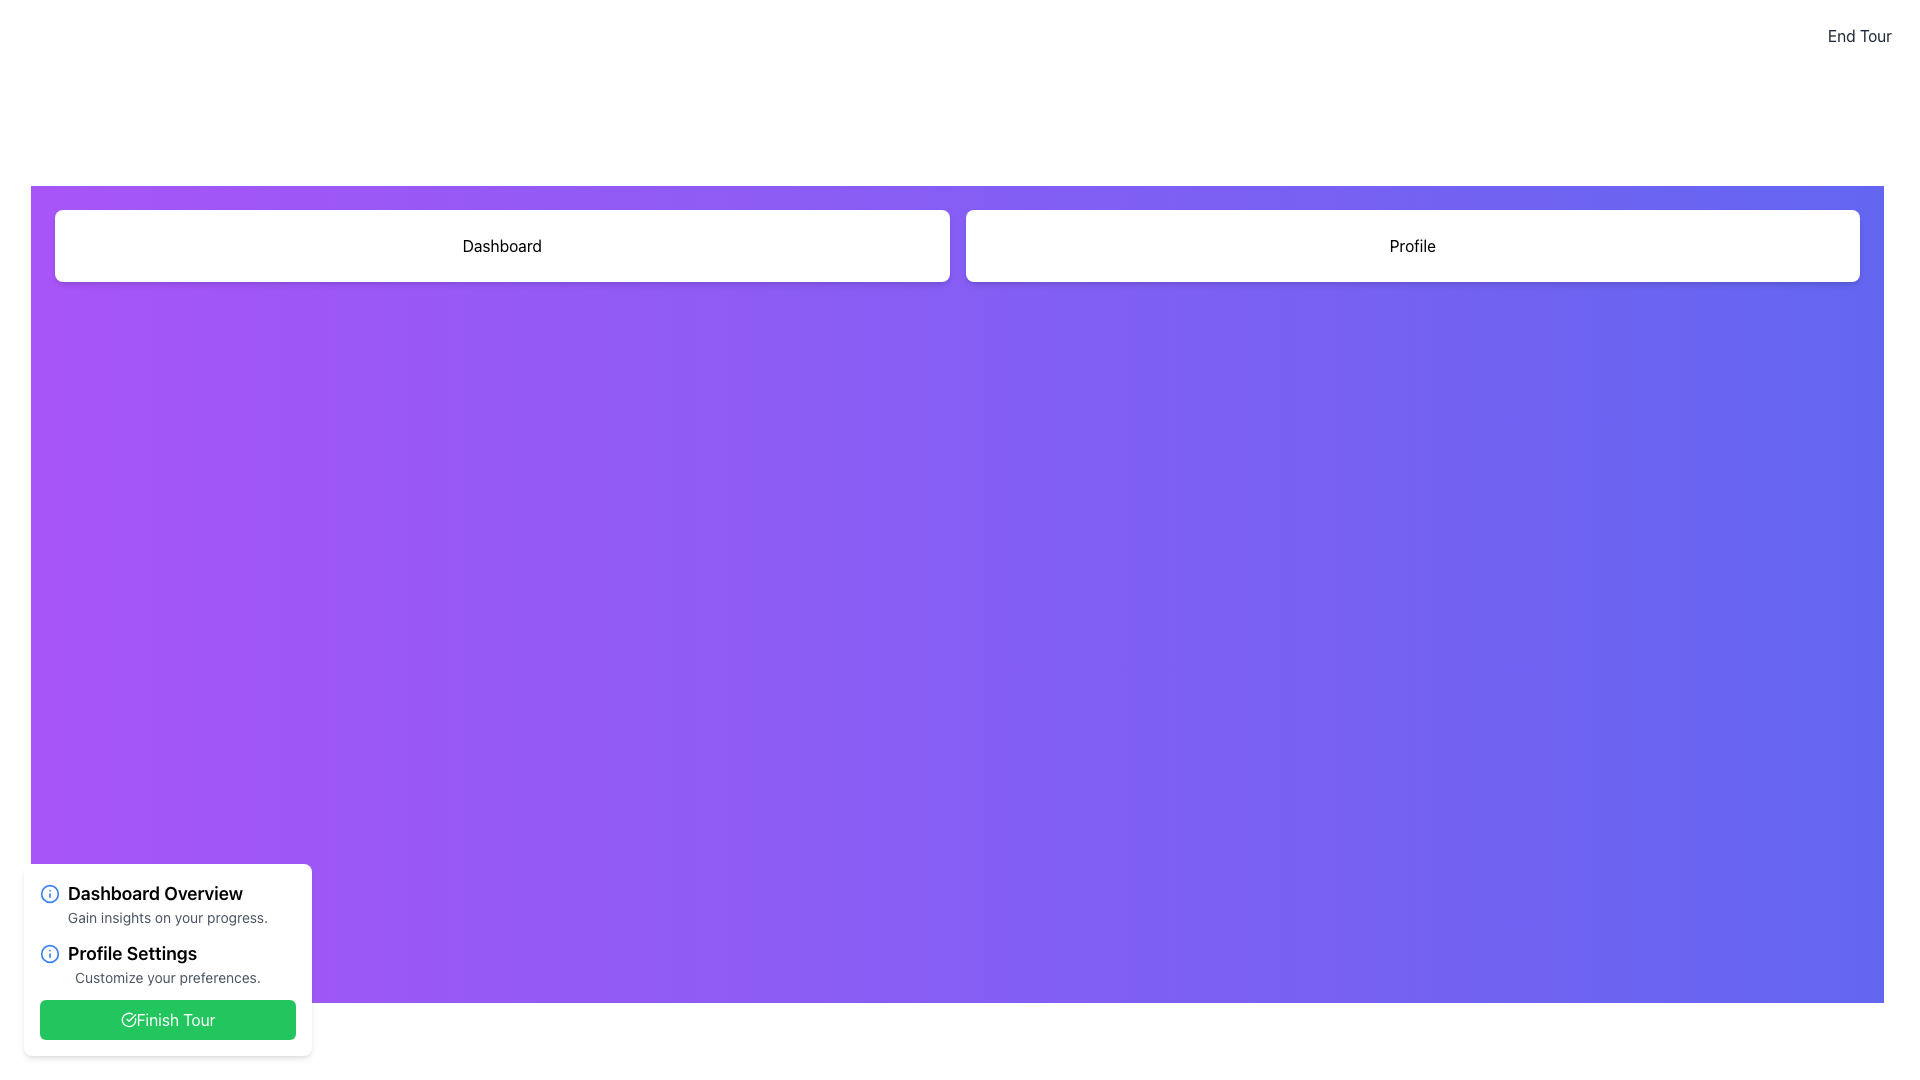  Describe the element at coordinates (168, 918) in the screenshot. I see `the text label displaying 'Gain insights on your progress.' located below the 'Dashboard Overview' heading in the lower-left corner of the interface` at that location.